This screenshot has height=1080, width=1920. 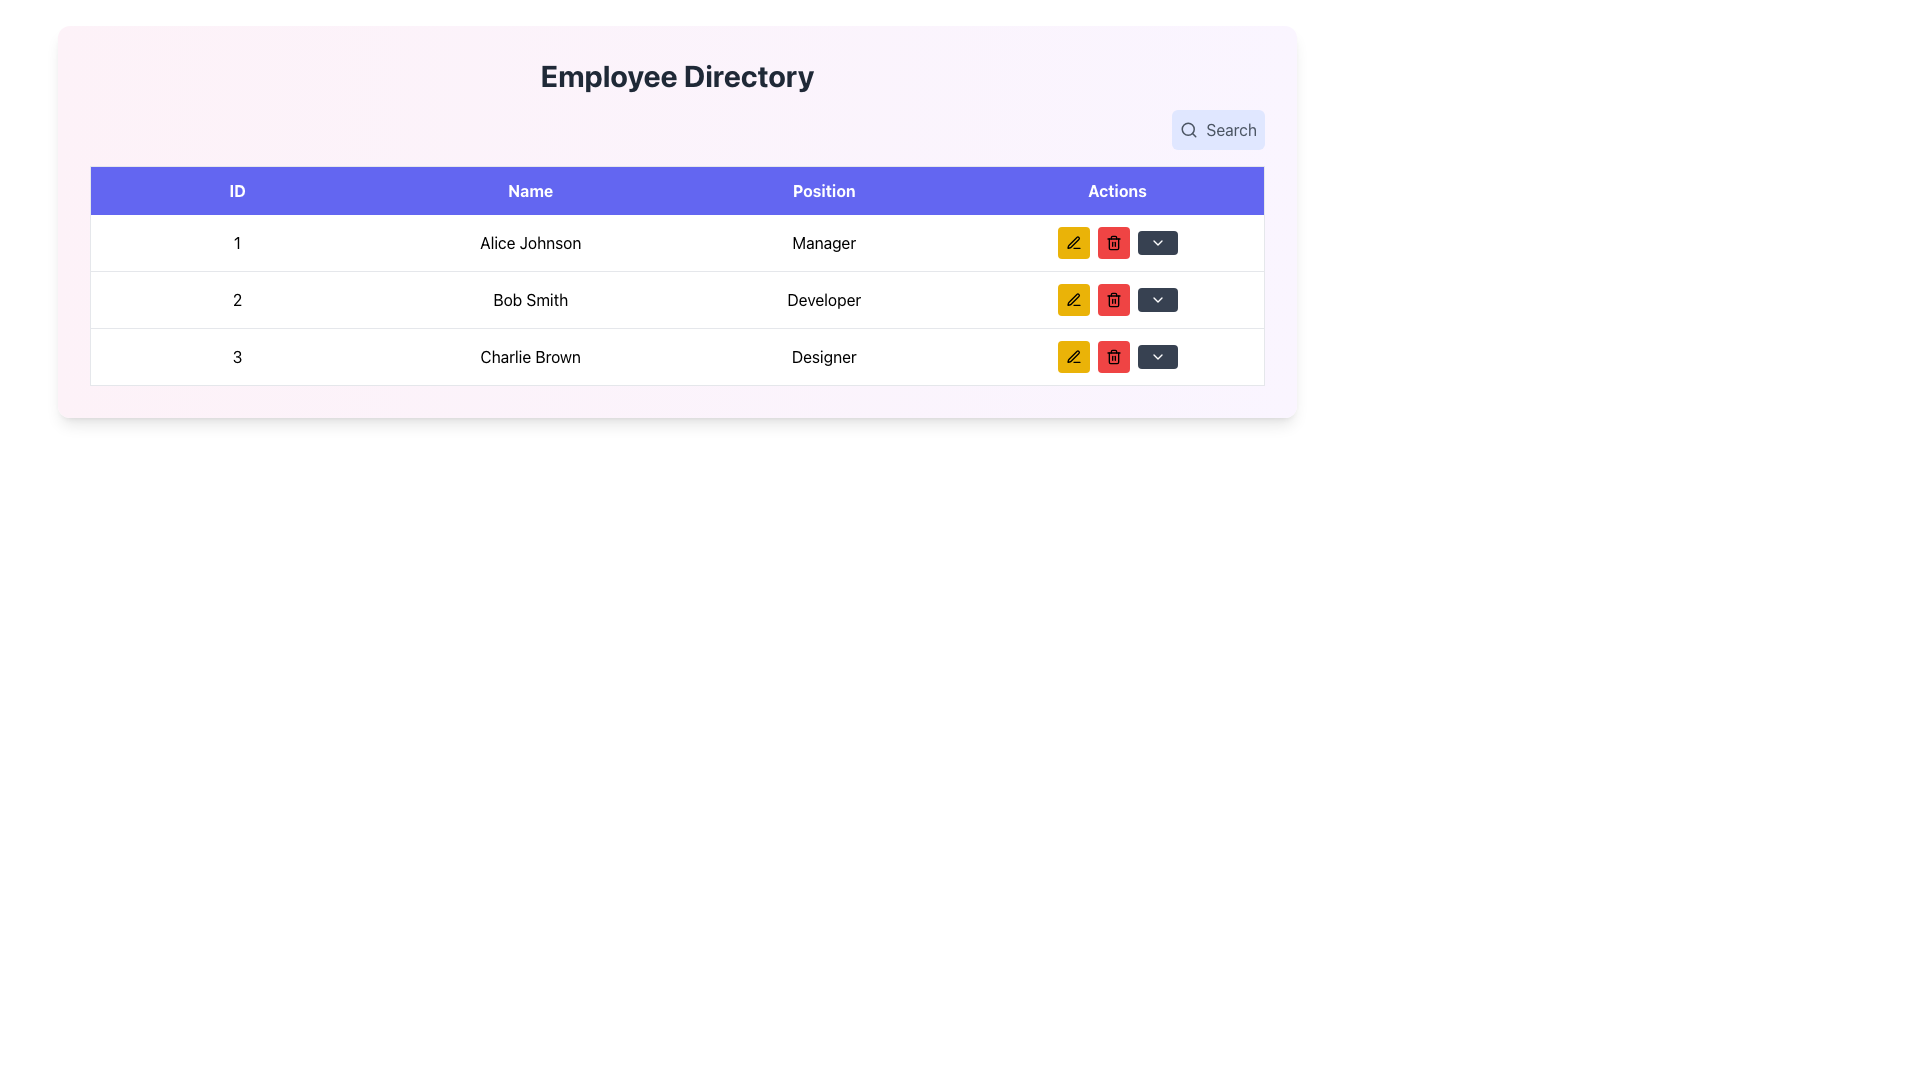 I want to click on the header text label for the ID column in the table, which is positioned in the upper-left section of the layout, above the column labeled '1', '2', '3', etc, so click(x=237, y=190).